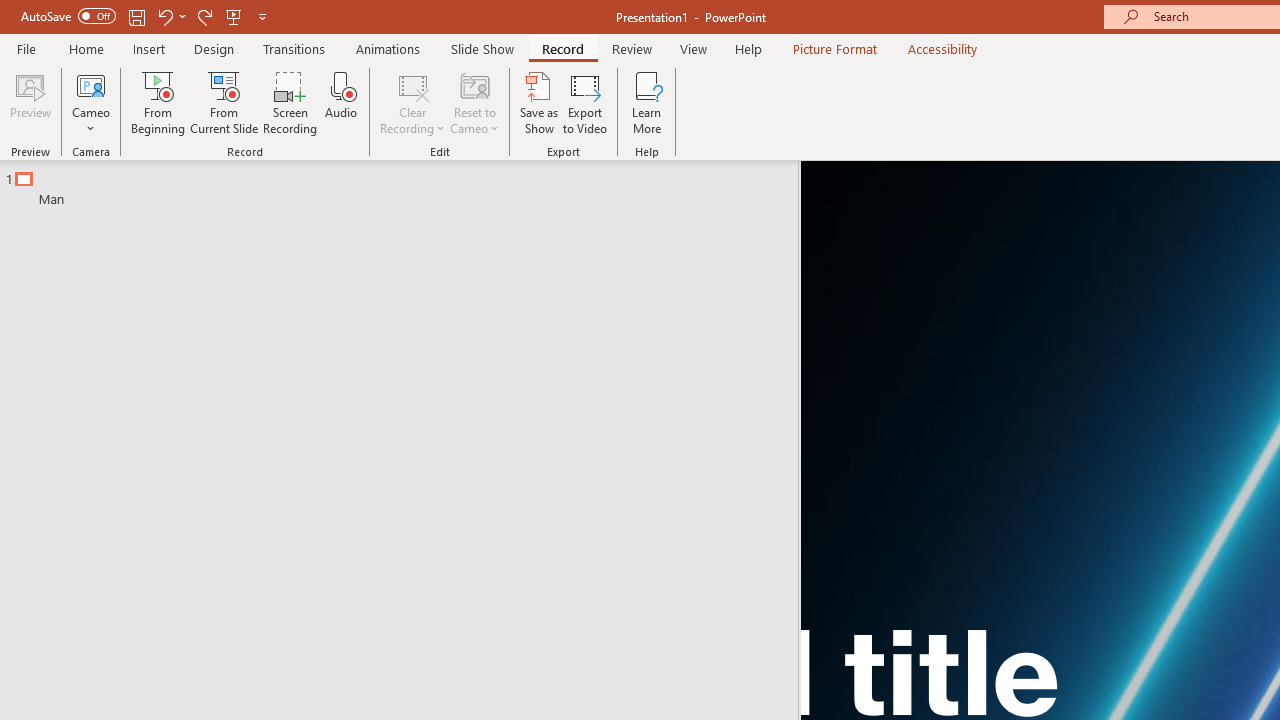  I want to click on 'Picture Format', so click(835, 48).